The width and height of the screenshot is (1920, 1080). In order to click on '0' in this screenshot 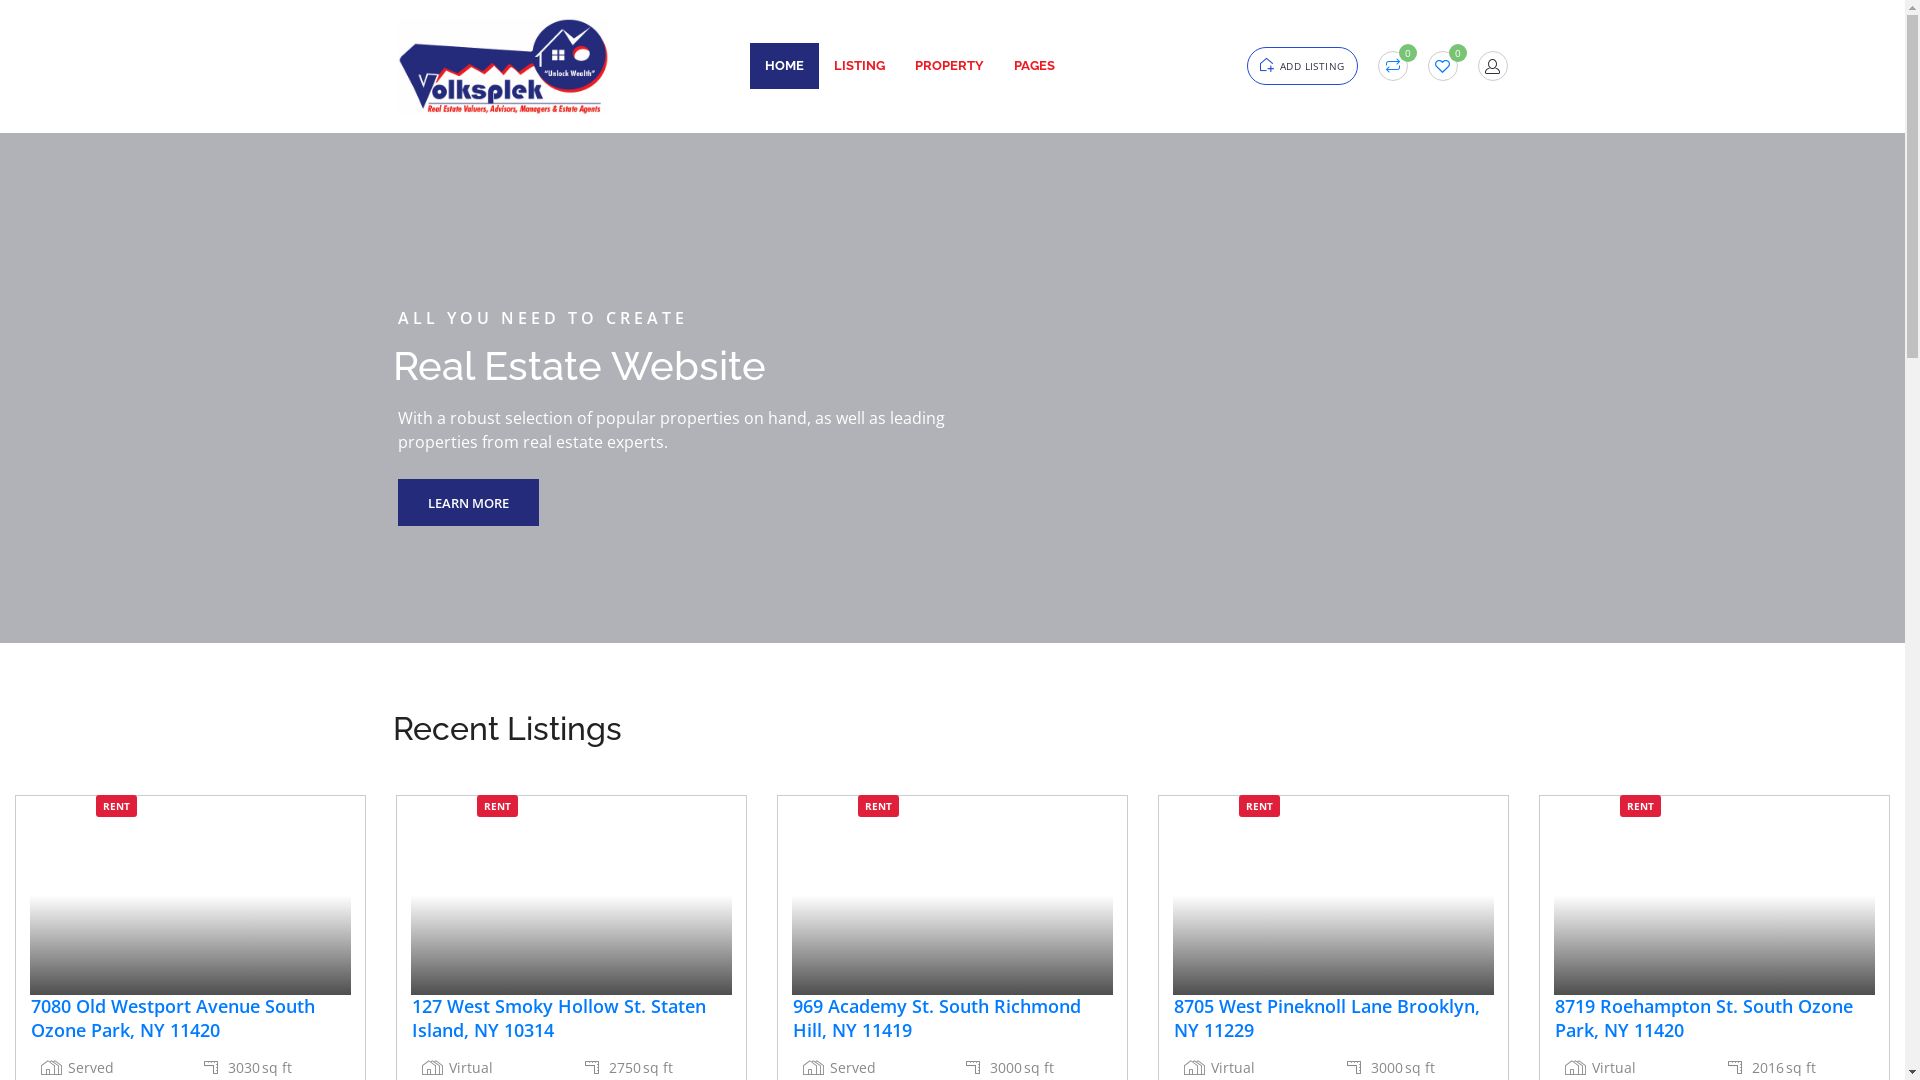, I will do `click(1443, 64)`.